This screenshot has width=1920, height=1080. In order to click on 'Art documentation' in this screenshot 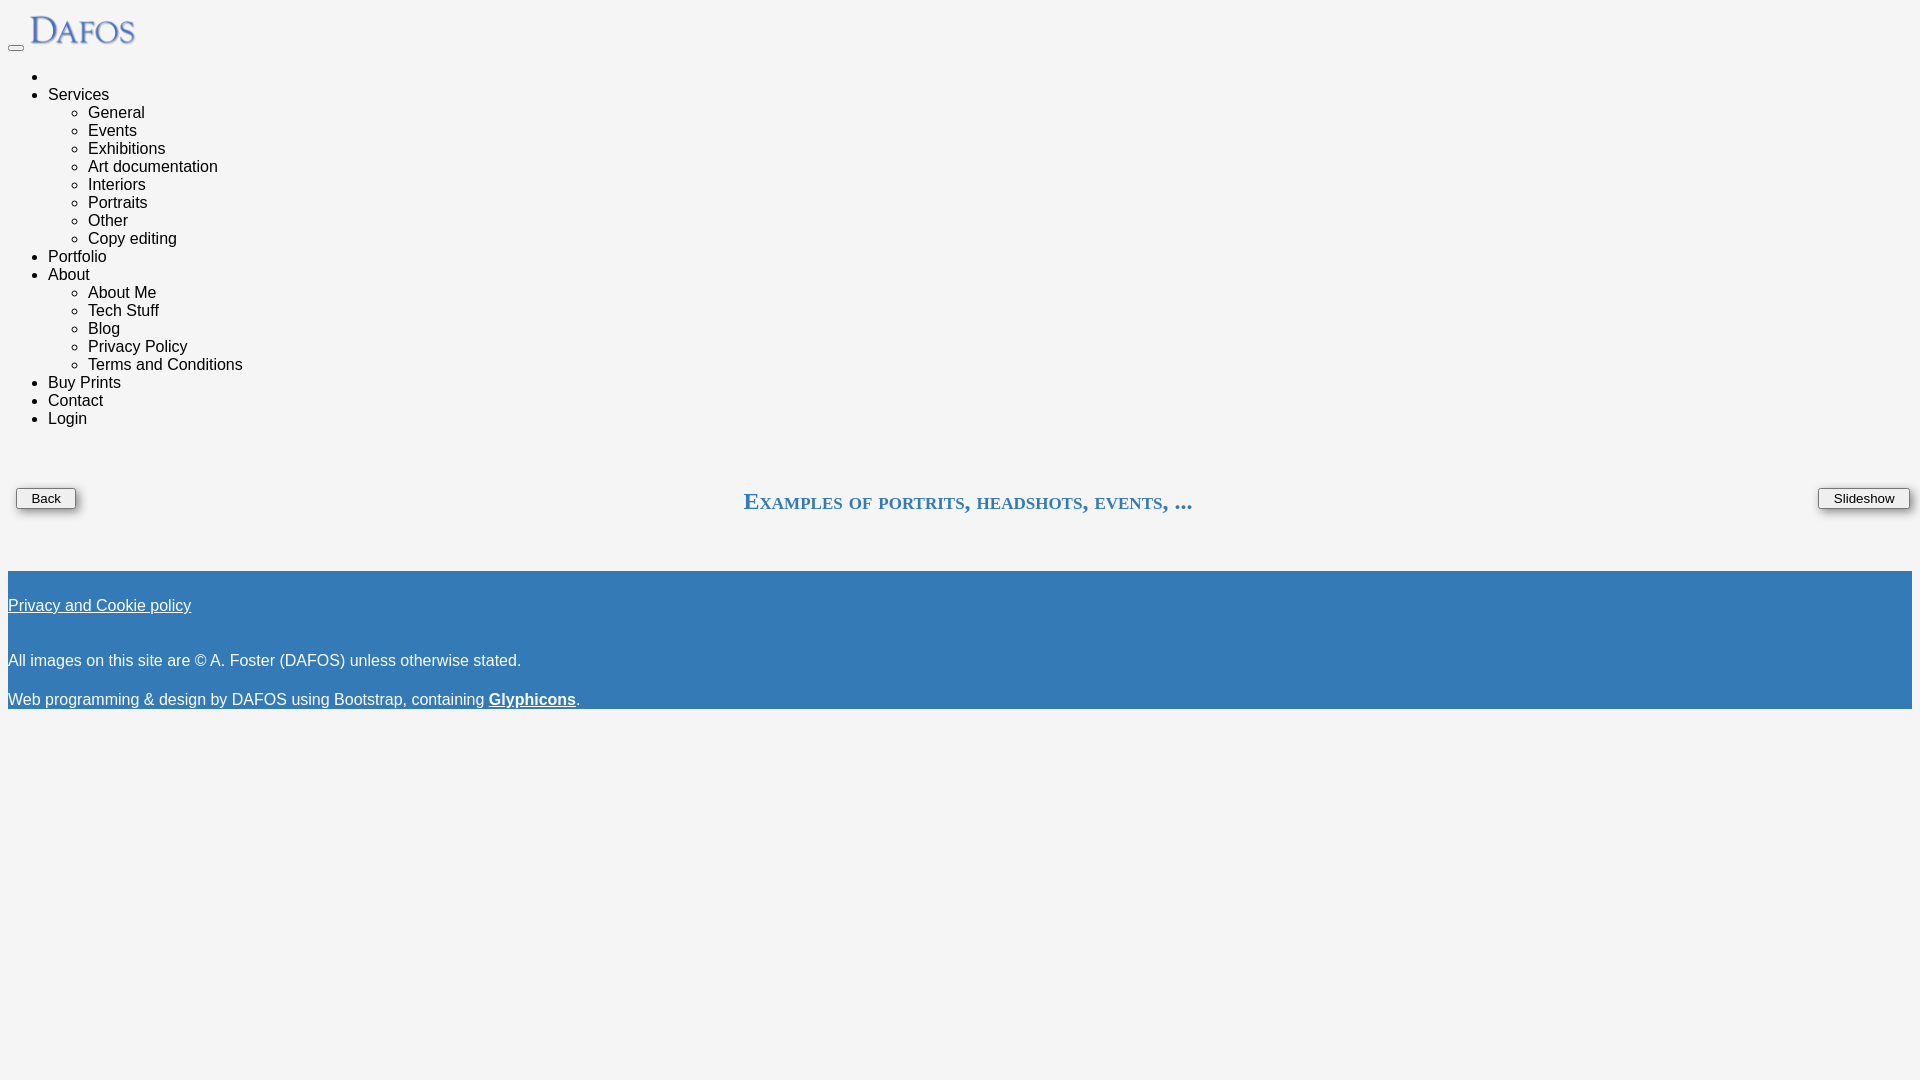, I will do `click(152, 165)`.